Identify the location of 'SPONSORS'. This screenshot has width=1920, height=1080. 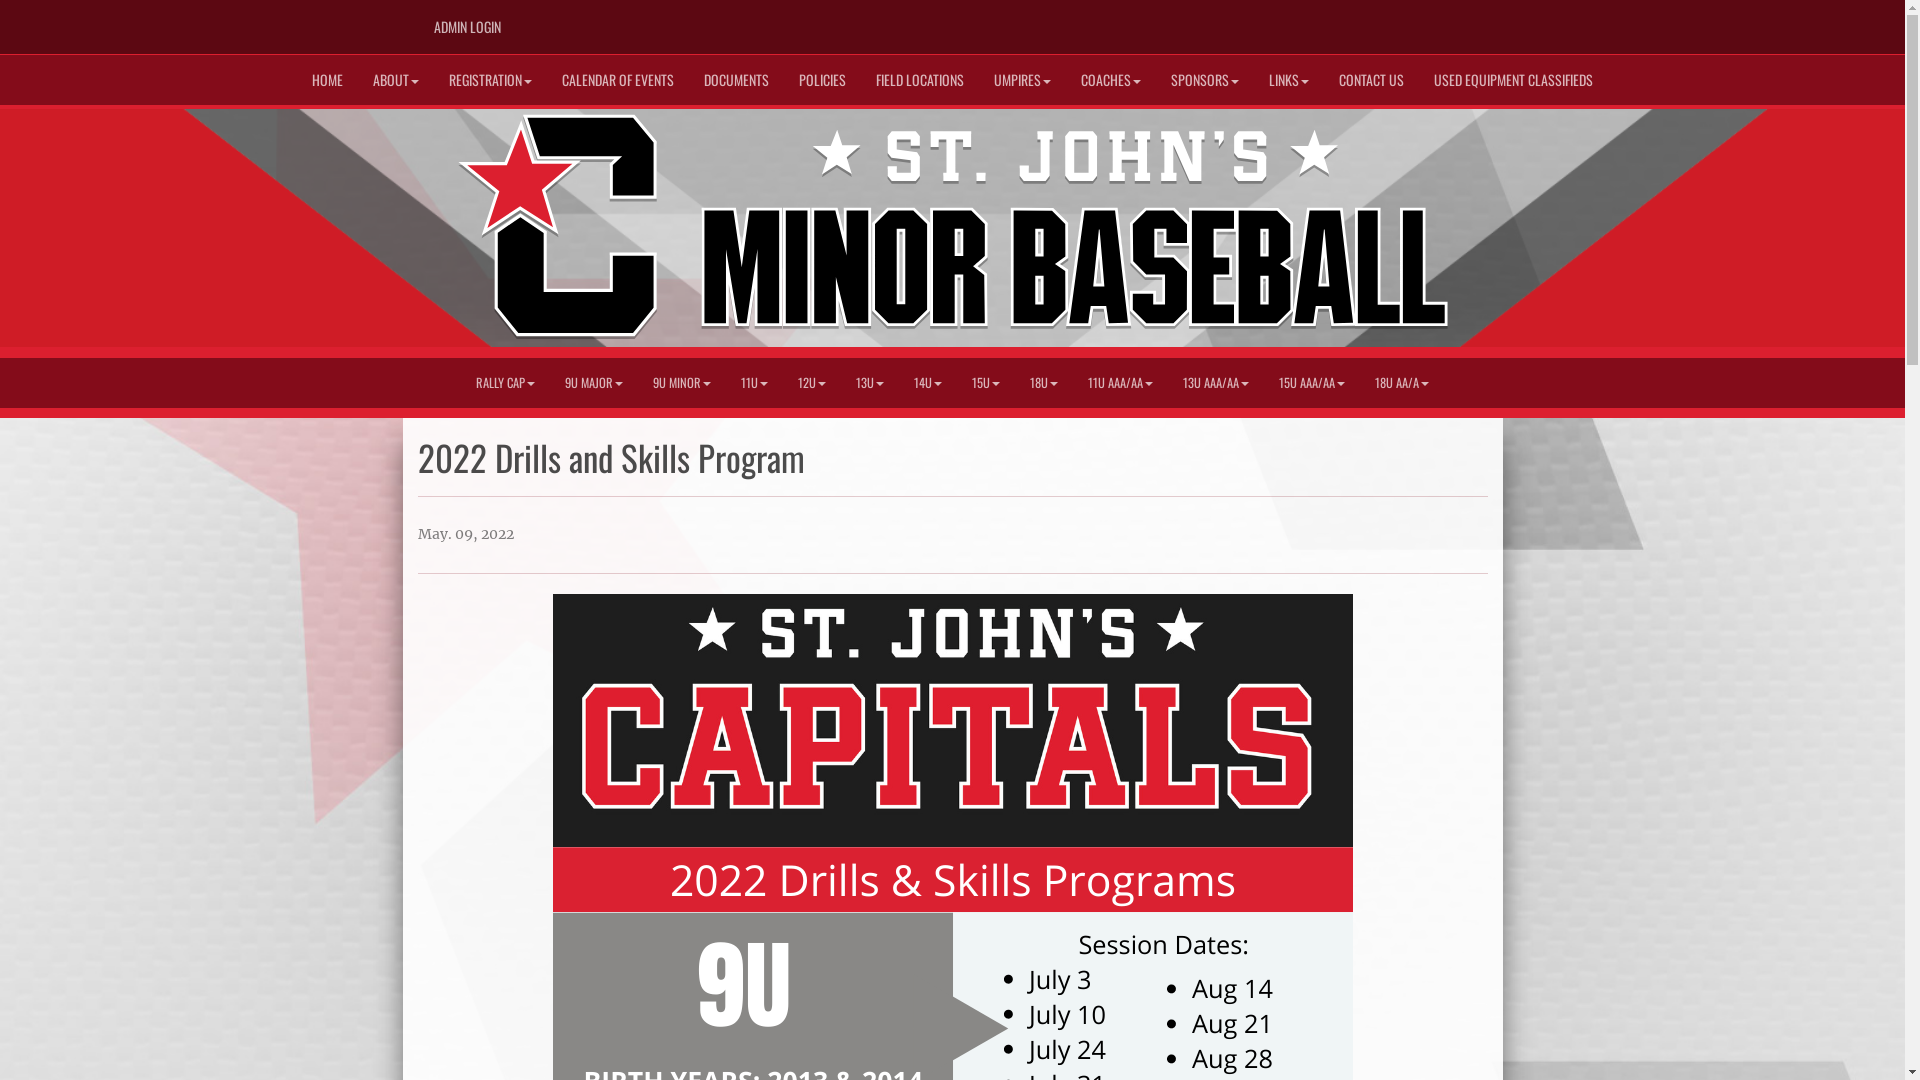
(1203, 79).